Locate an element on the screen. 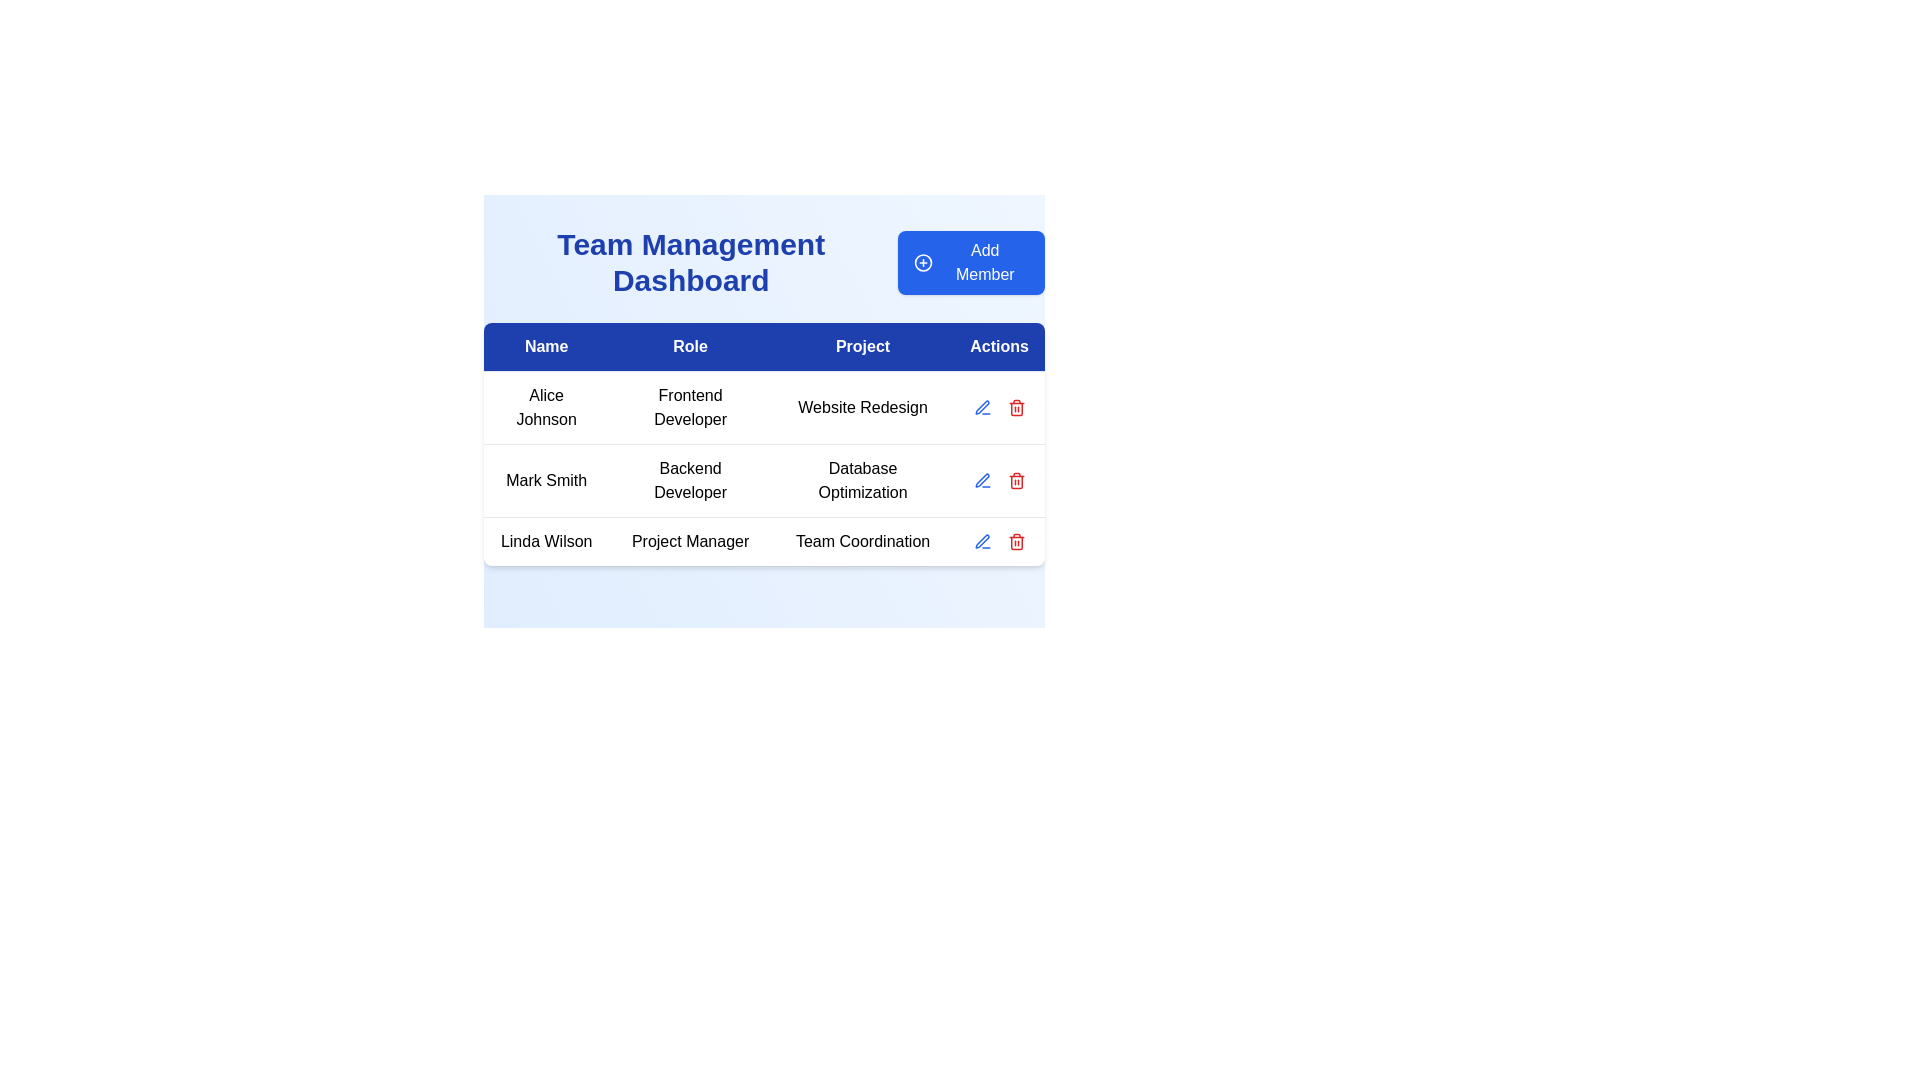  name 'Mark Smith' displayed on the text label located in the second row under the 'Name' column of the structured table layout is located at coordinates (546, 481).